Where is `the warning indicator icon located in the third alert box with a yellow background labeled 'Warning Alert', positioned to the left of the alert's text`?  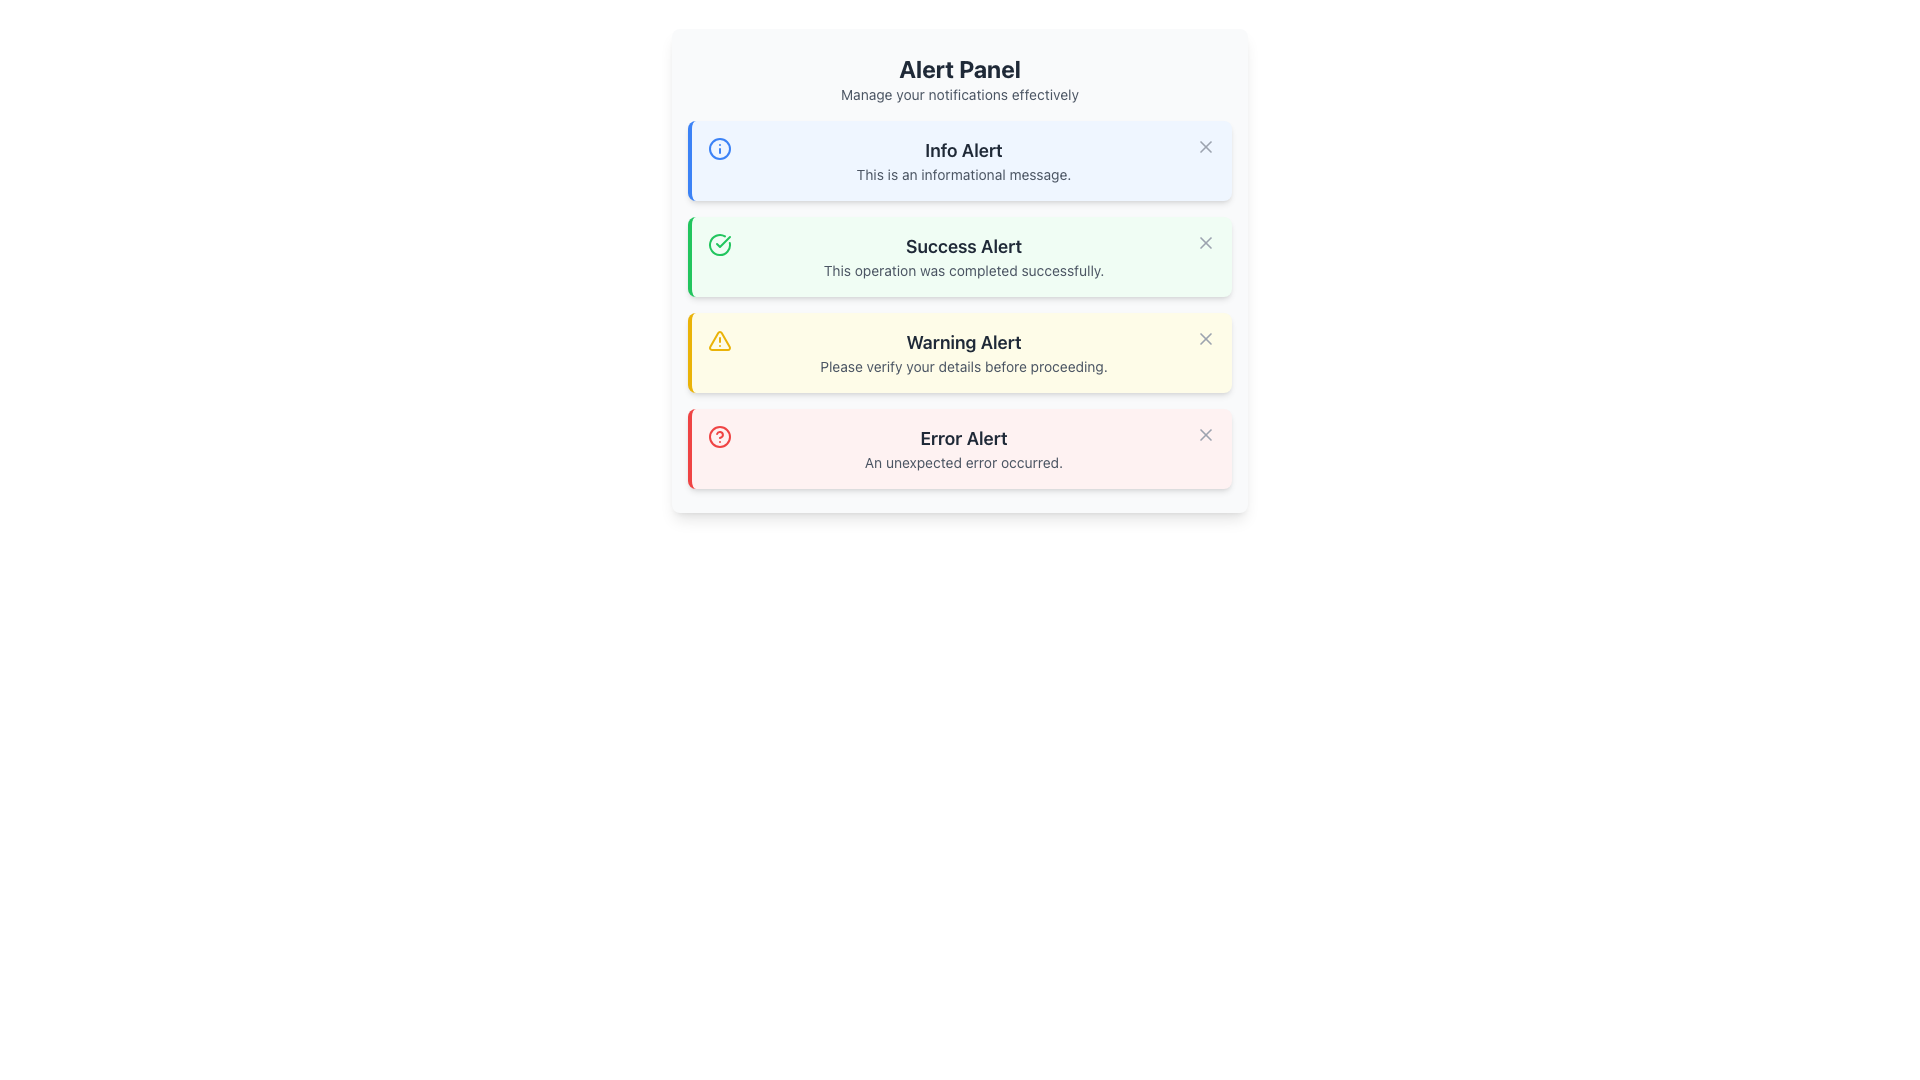 the warning indicator icon located in the third alert box with a yellow background labeled 'Warning Alert', positioned to the left of the alert's text is located at coordinates (720, 339).